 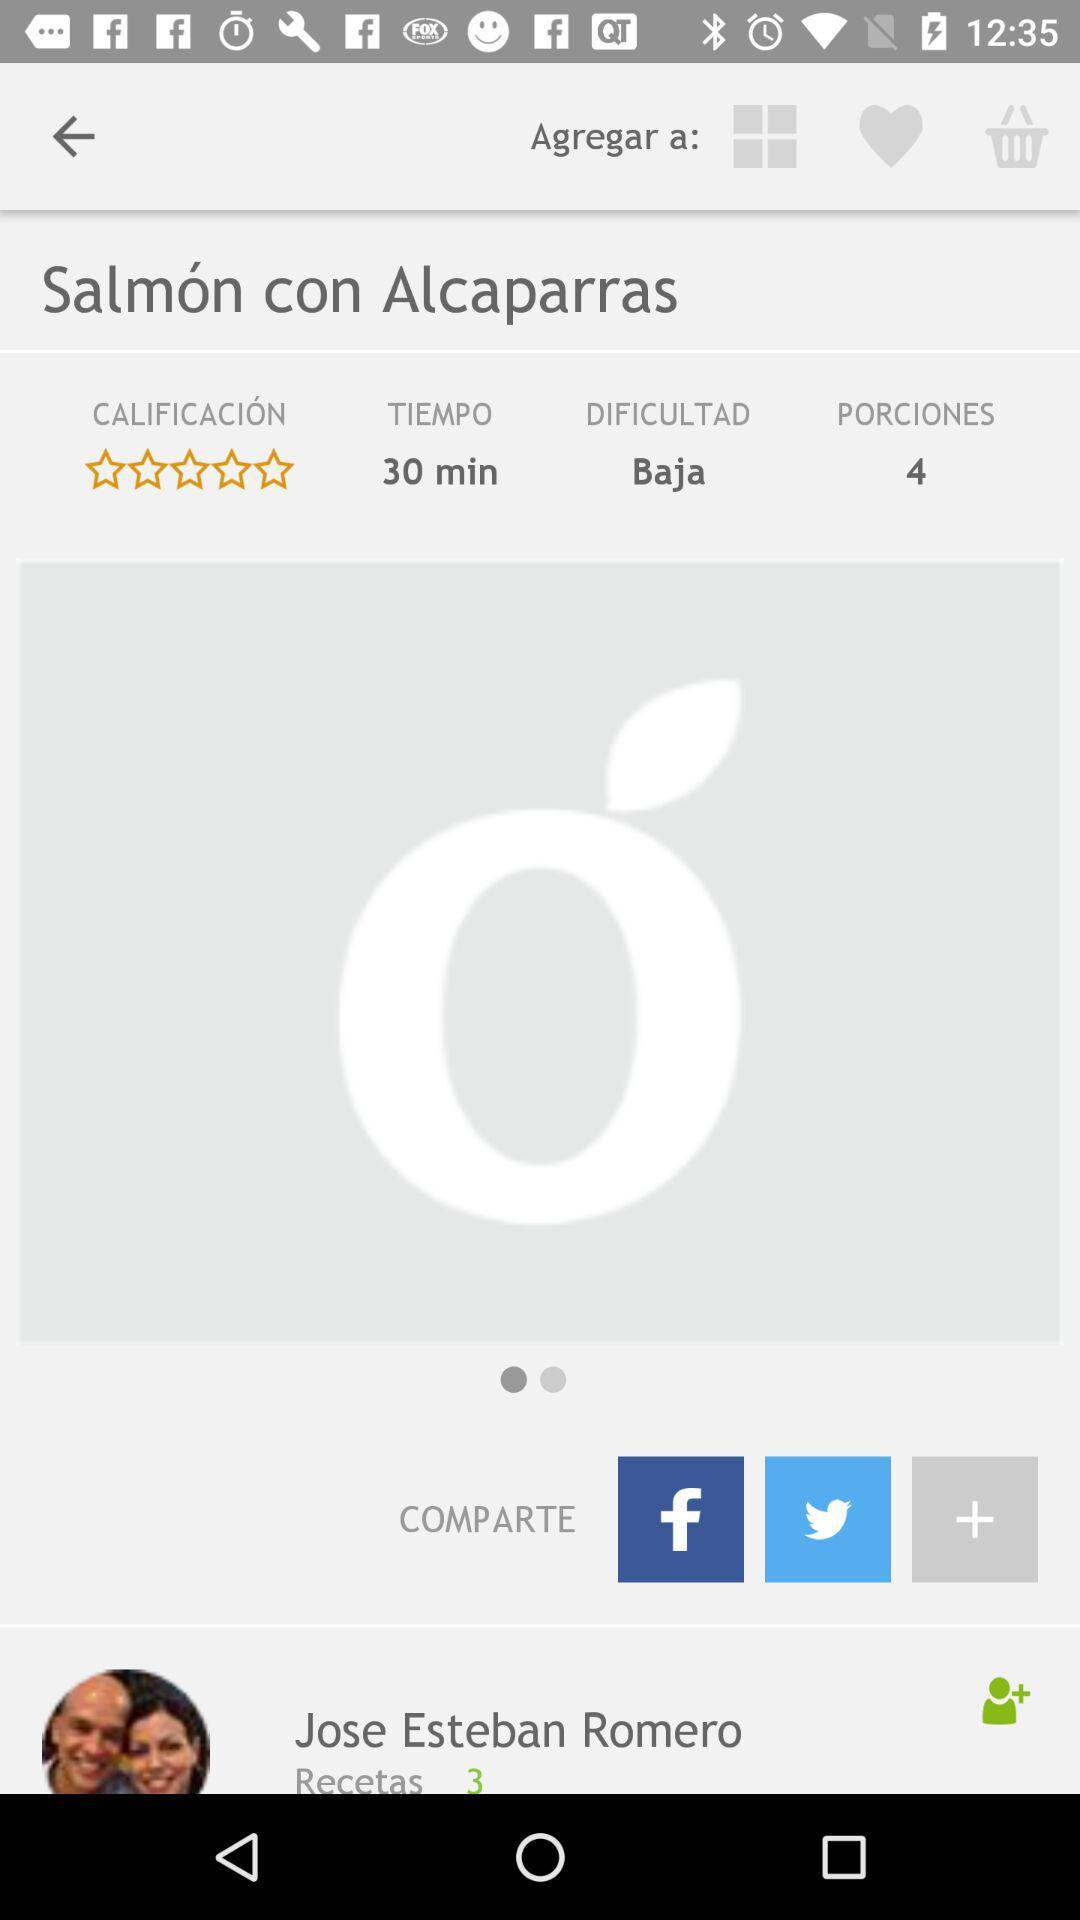 What do you see at coordinates (72, 135) in the screenshot?
I see `the item to the left of agregar a: item` at bounding box center [72, 135].